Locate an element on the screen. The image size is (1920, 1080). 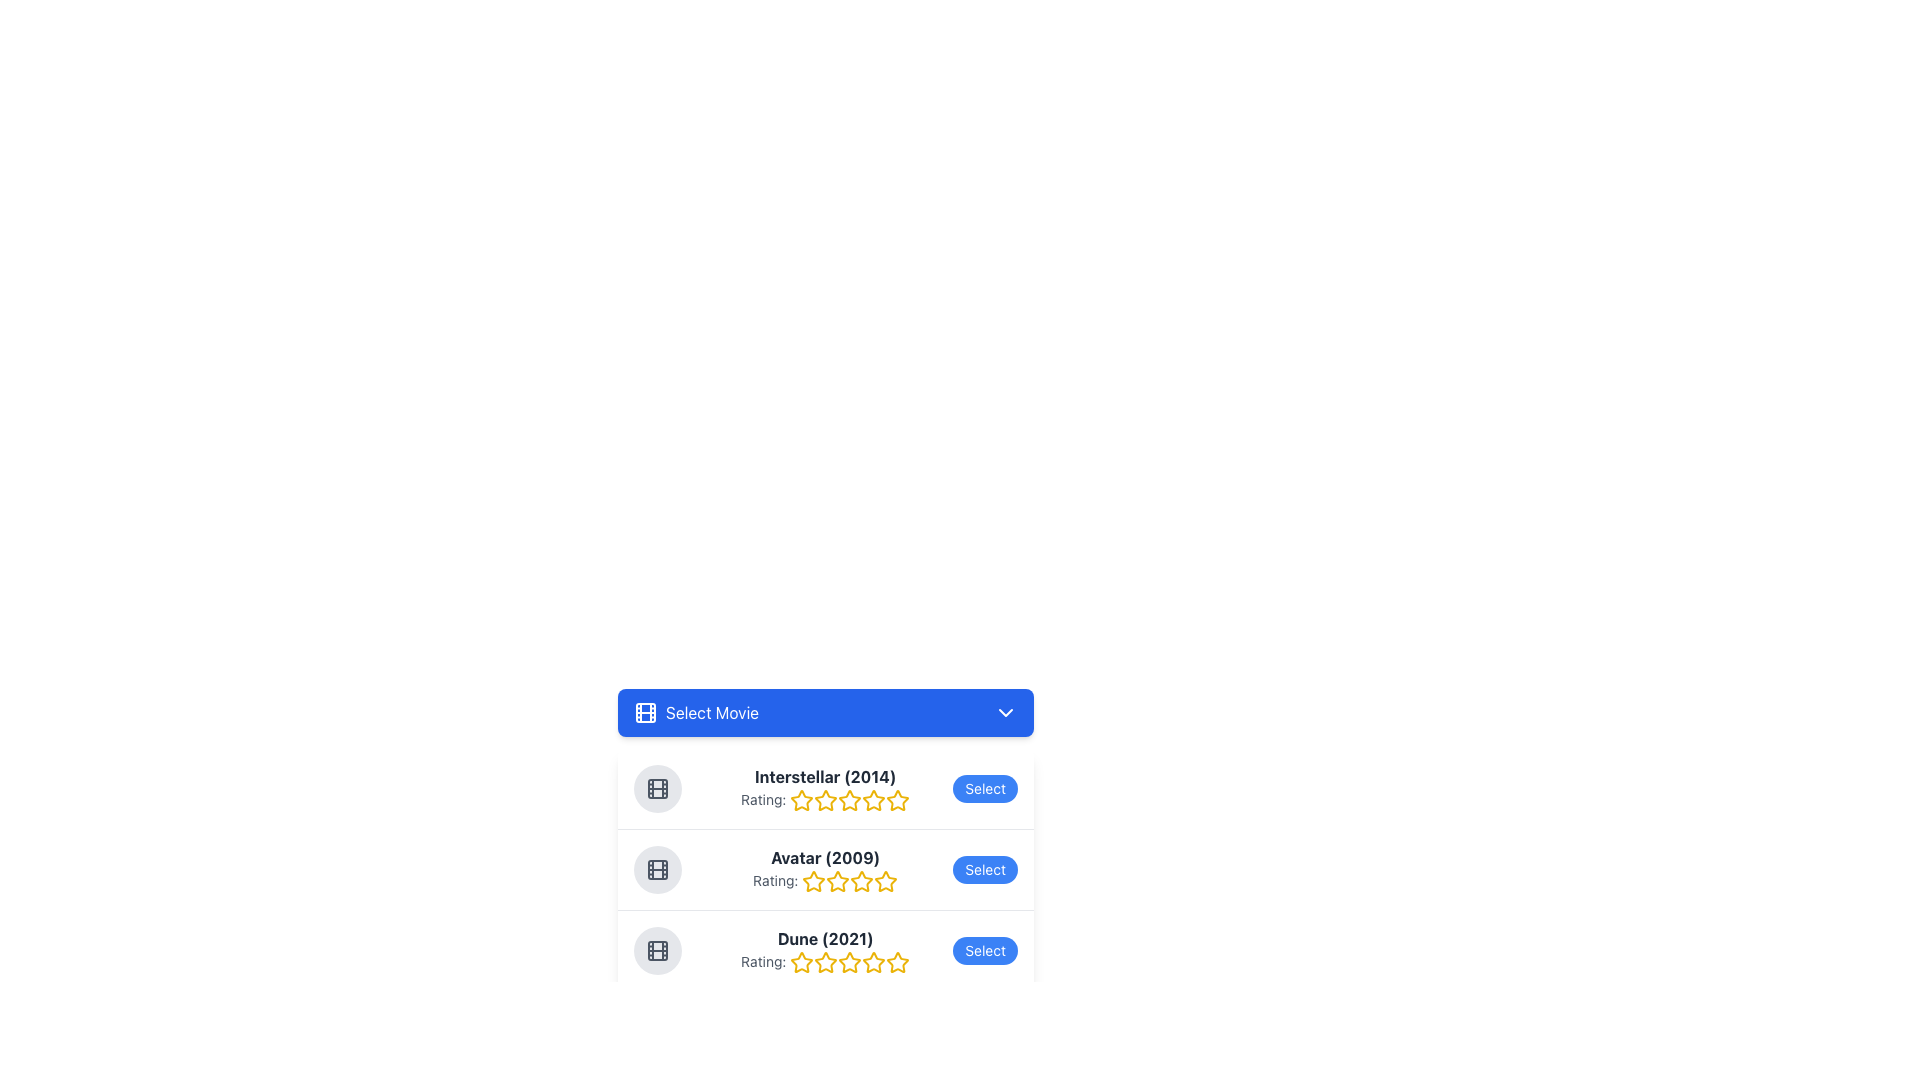
the second yellow star icon in the rating sequence for the movie 'Interstellar (2014)', which is outlined and has a hollow center is located at coordinates (826, 800).